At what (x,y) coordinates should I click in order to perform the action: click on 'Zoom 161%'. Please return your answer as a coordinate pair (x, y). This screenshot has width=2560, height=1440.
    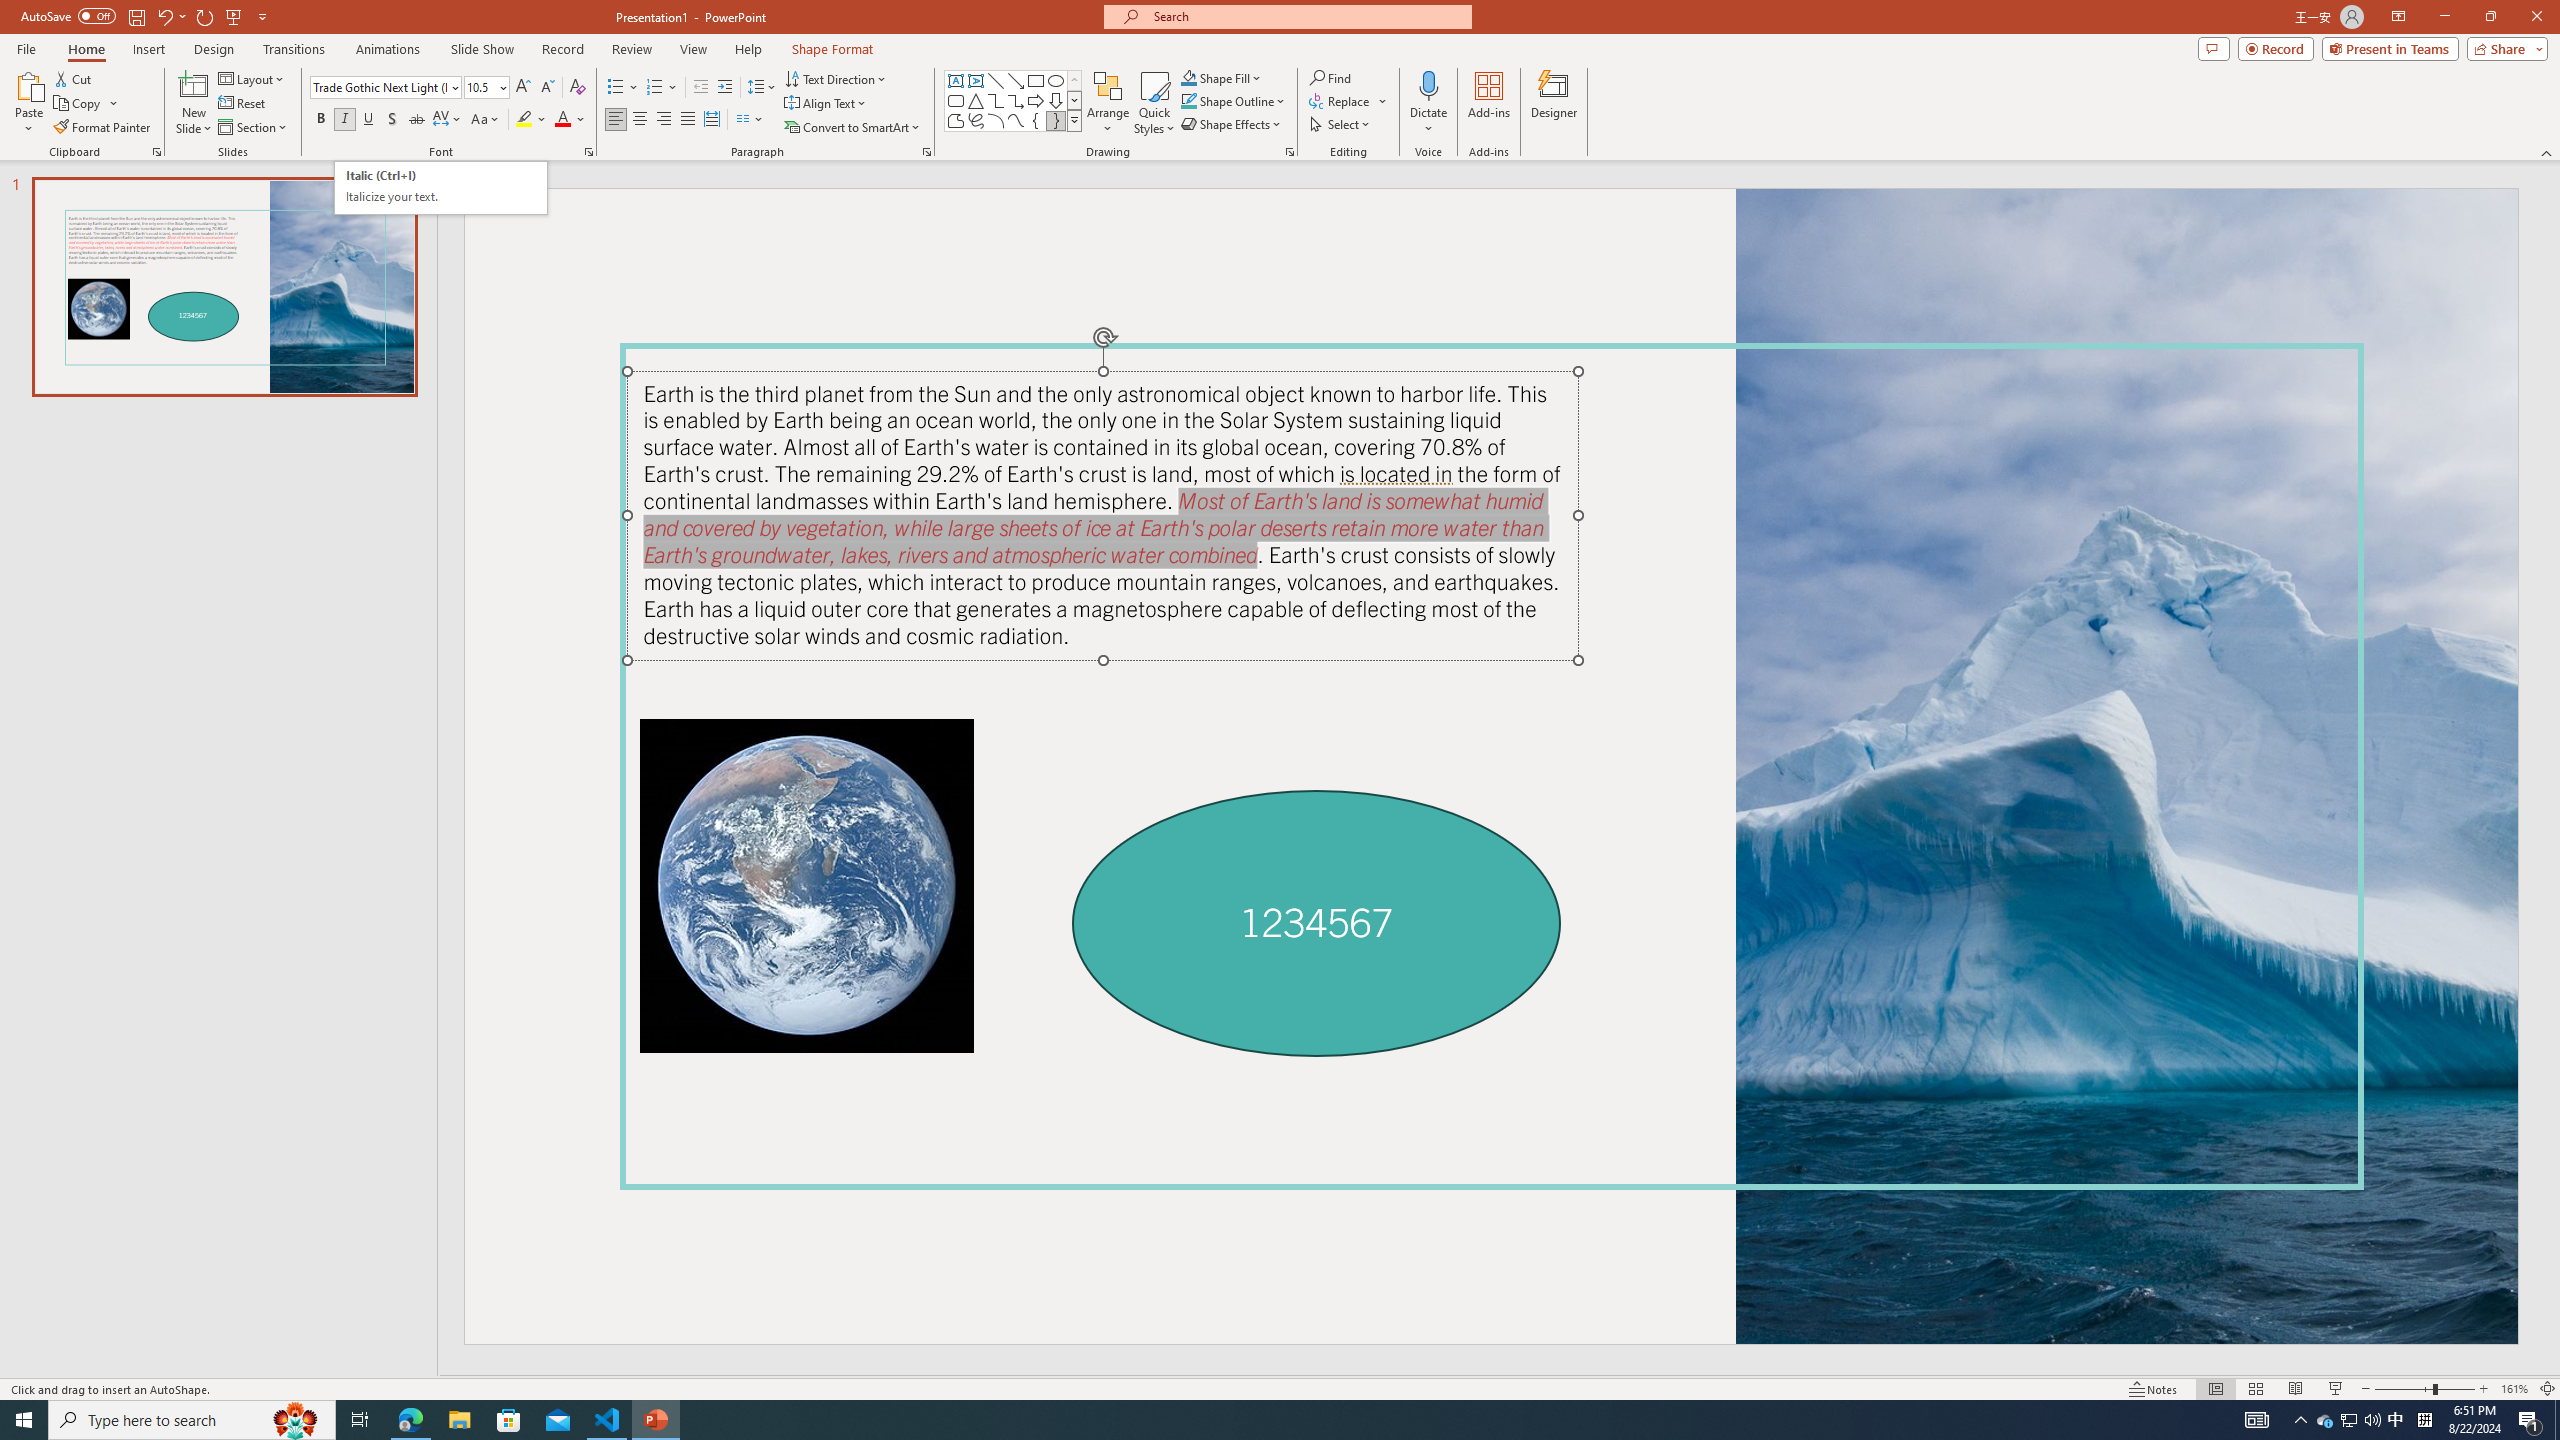
    Looking at the image, I should click on (2515, 1389).